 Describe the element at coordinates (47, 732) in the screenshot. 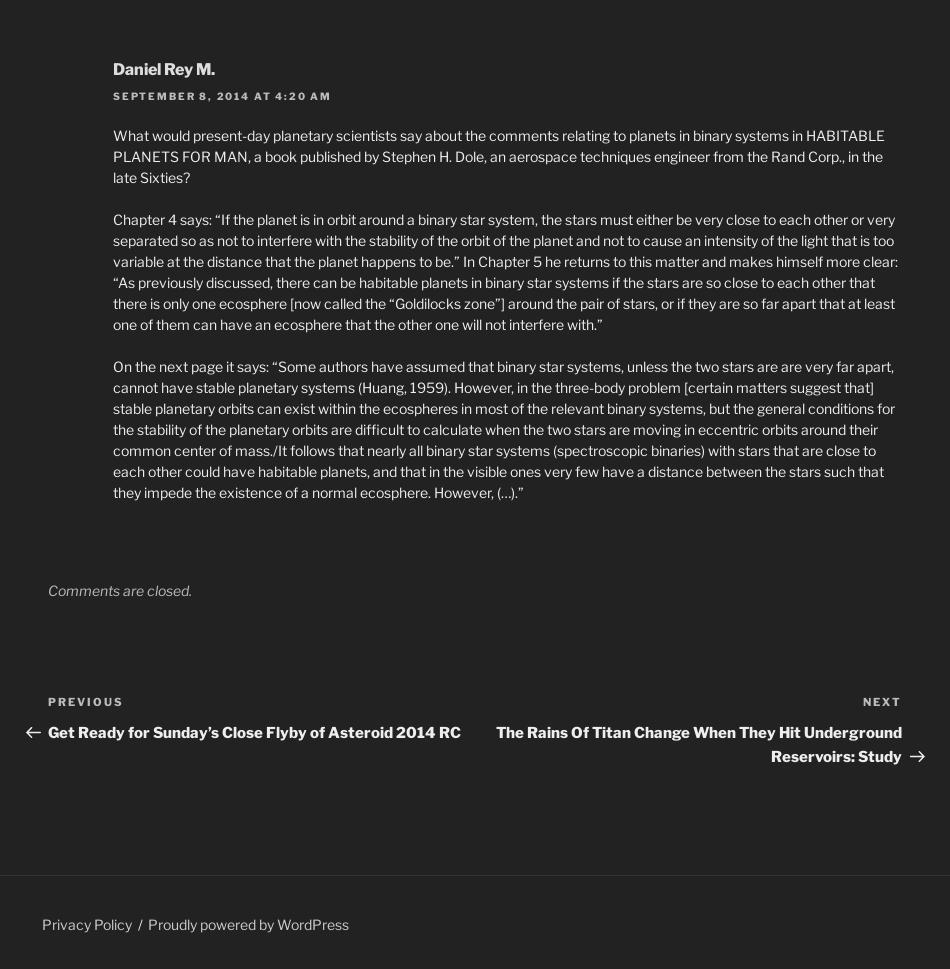

I see `'Get Ready for Sunday’s Close Flyby of Asteroid 2014 RC'` at that location.